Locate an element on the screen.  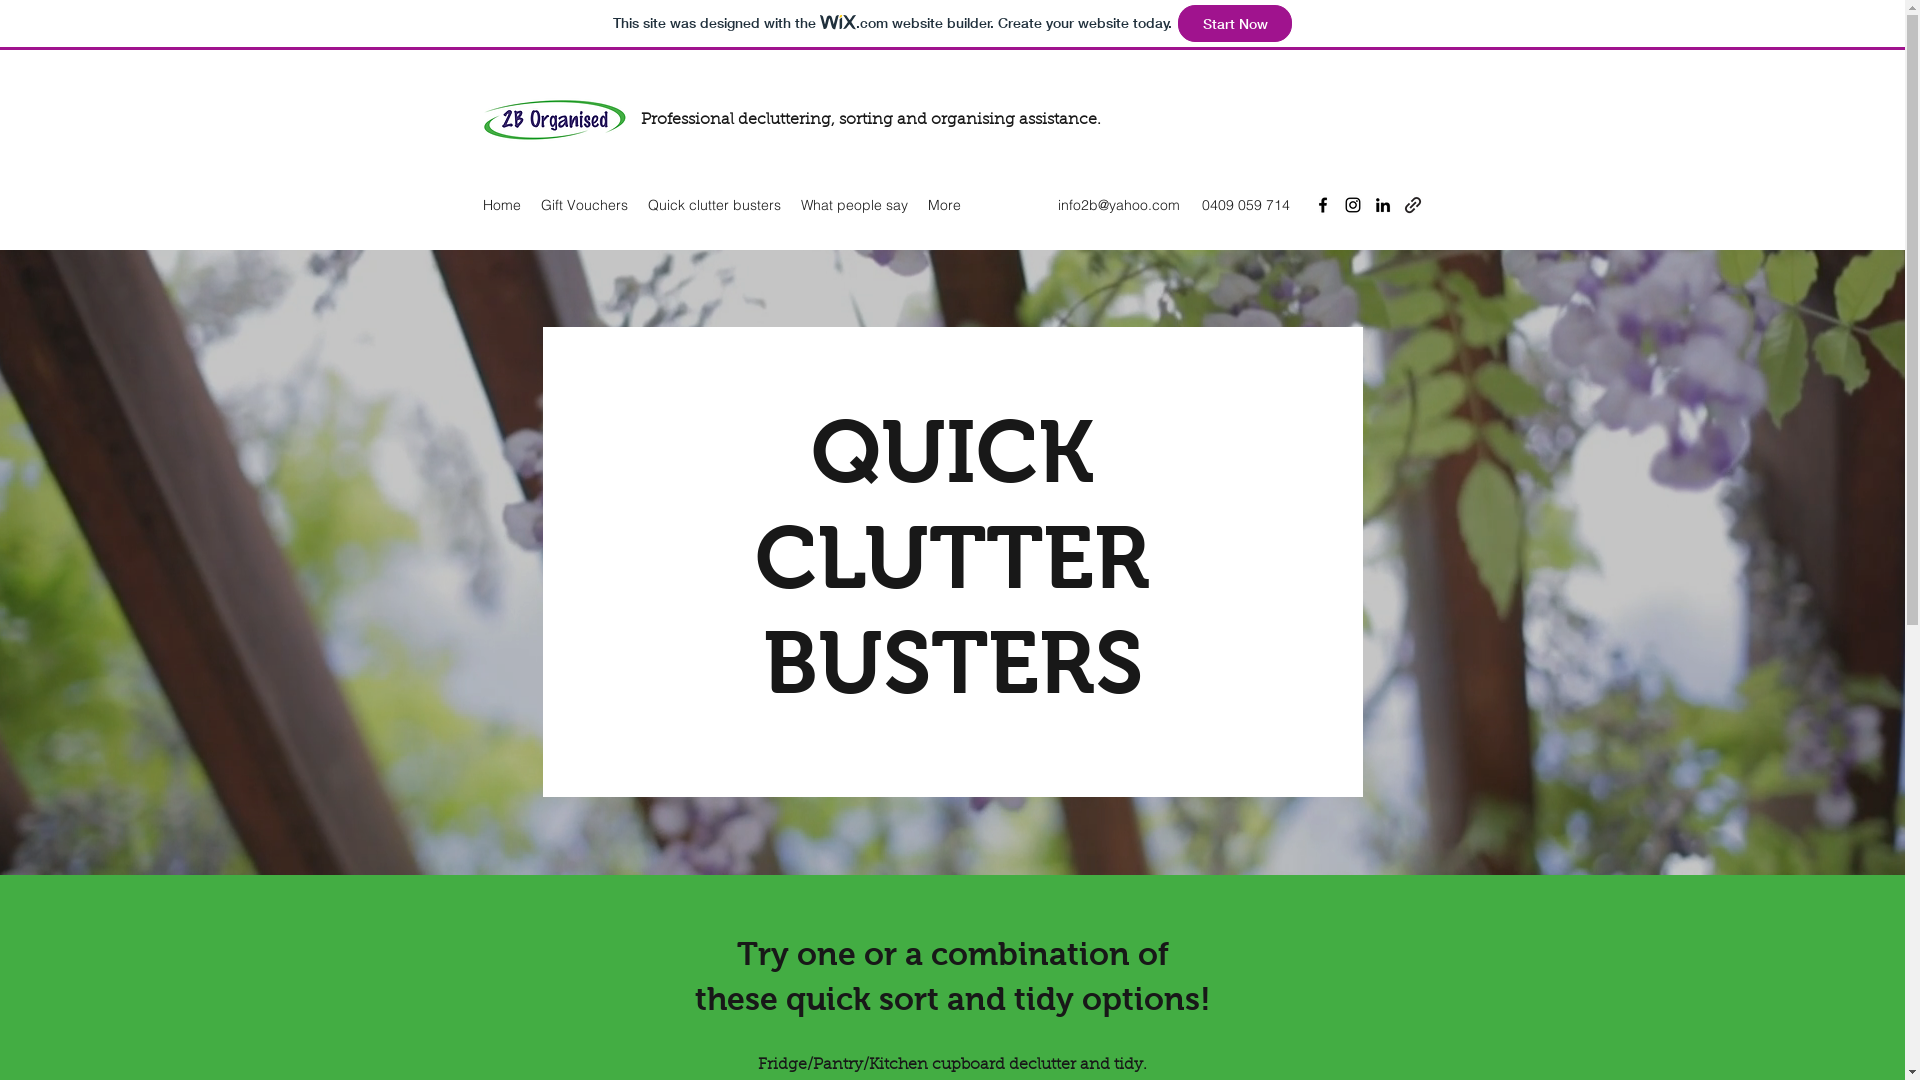
'info2b@yahoo.com' is located at coordinates (1056, 204).